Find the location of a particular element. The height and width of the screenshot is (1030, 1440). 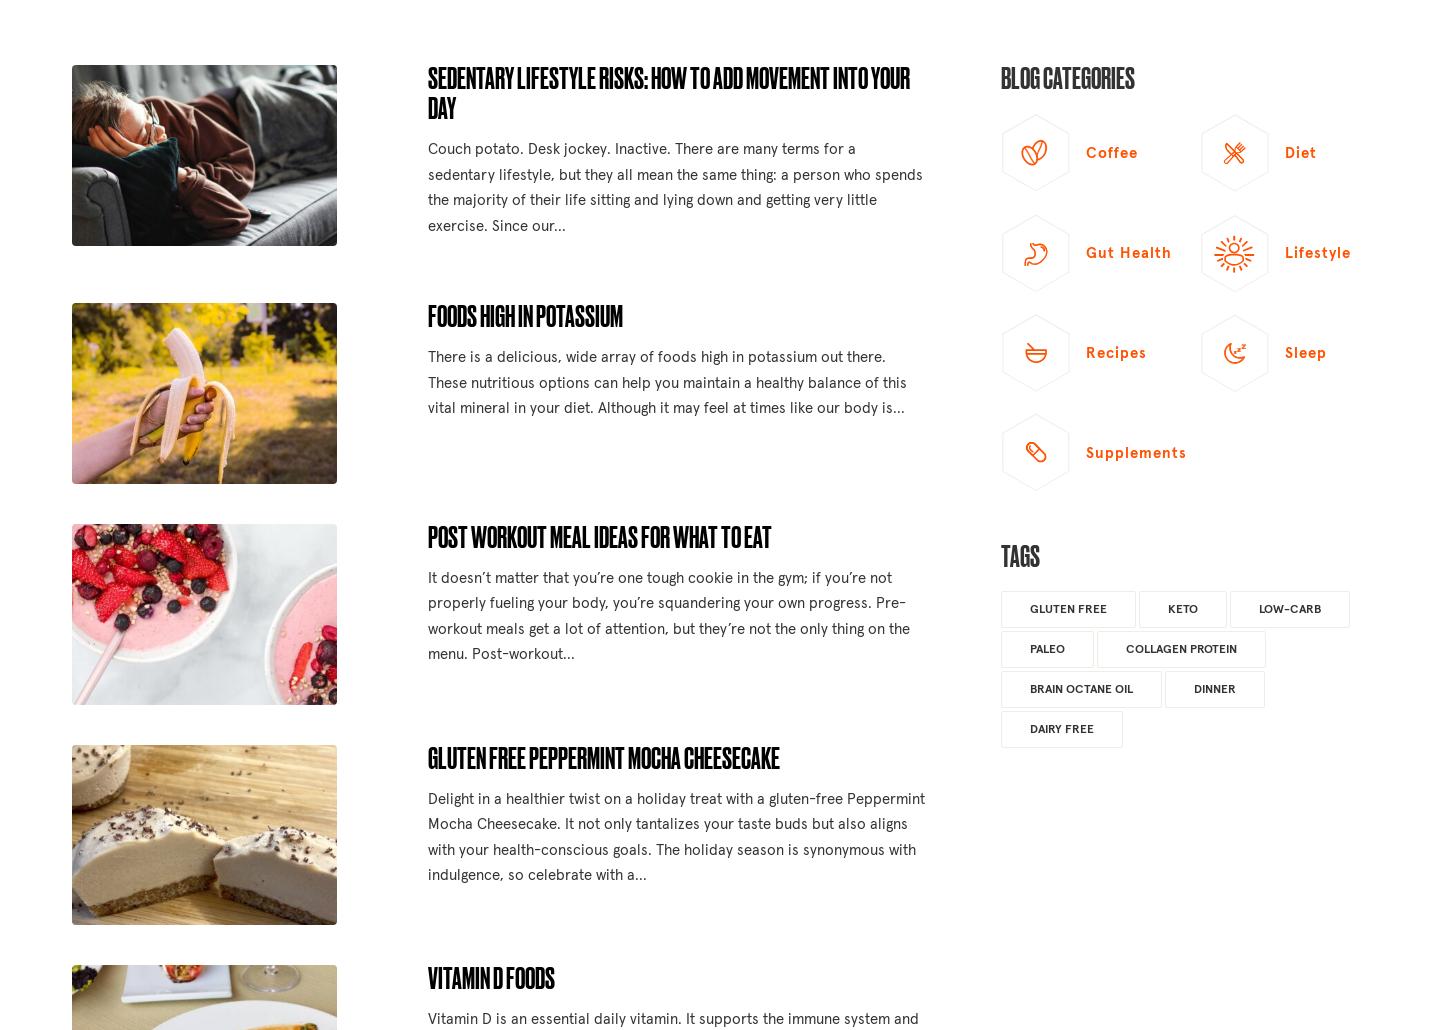

'There is a delicious, wide array of foods high in potassium out there. These nutritious options can help you maintain a healthy balance of this vital mineral in your diet. Although it may feel at times like our body is...' is located at coordinates (666, 382).